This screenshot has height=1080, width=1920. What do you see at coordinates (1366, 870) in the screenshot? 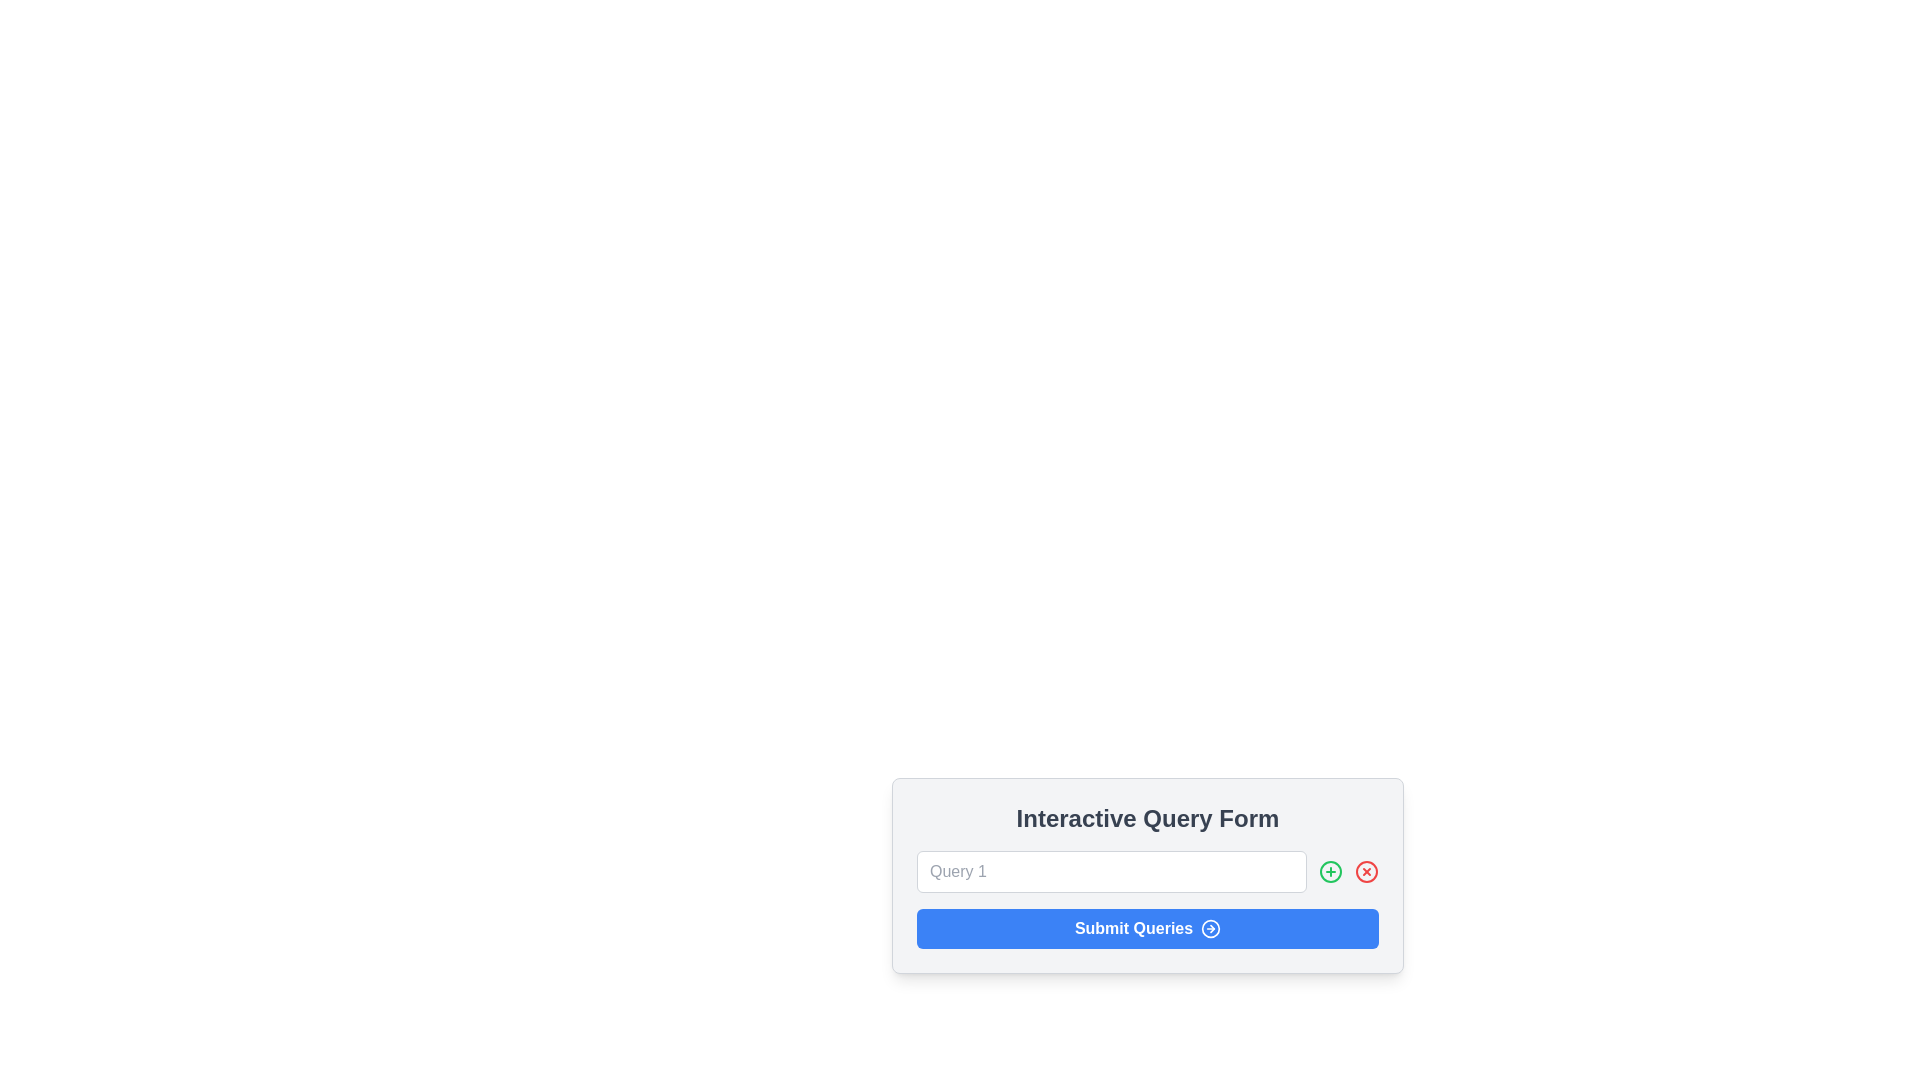
I see `the red circular close button with a red cross in the middle located within the interactive form dialog box` at bounding box center [1366, 870].